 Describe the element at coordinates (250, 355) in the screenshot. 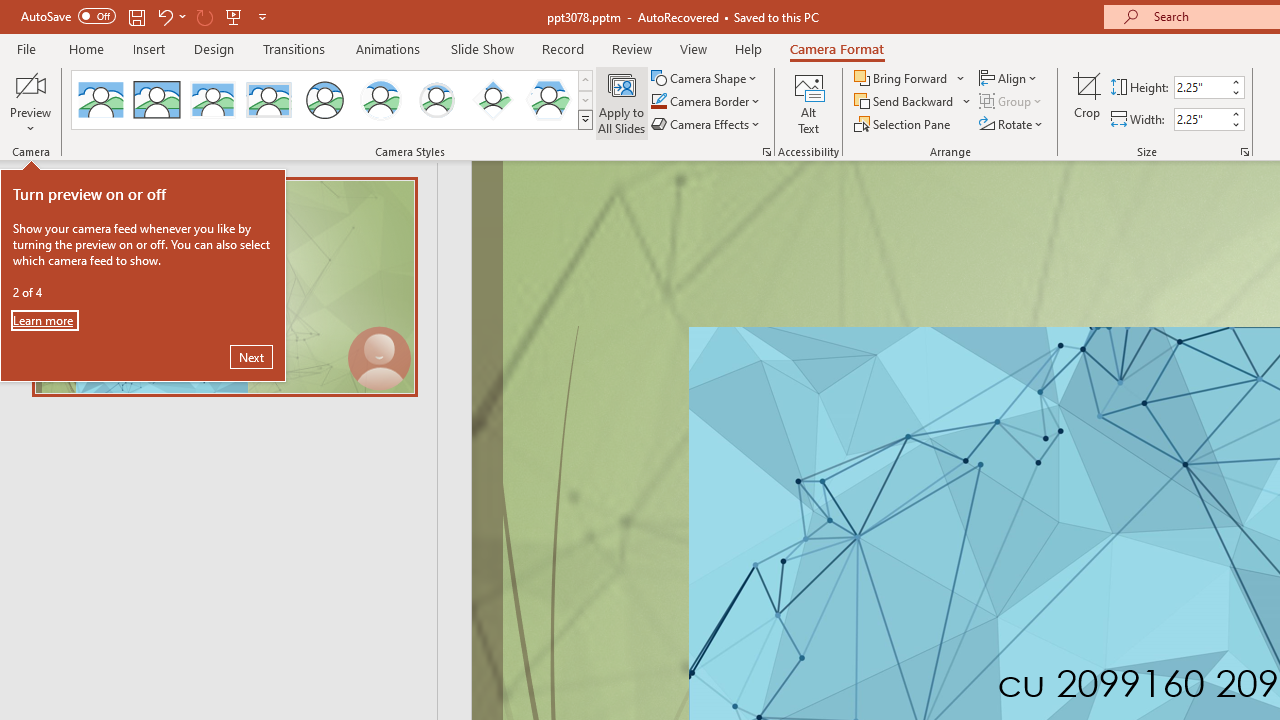

I see `'Next'` at that location.